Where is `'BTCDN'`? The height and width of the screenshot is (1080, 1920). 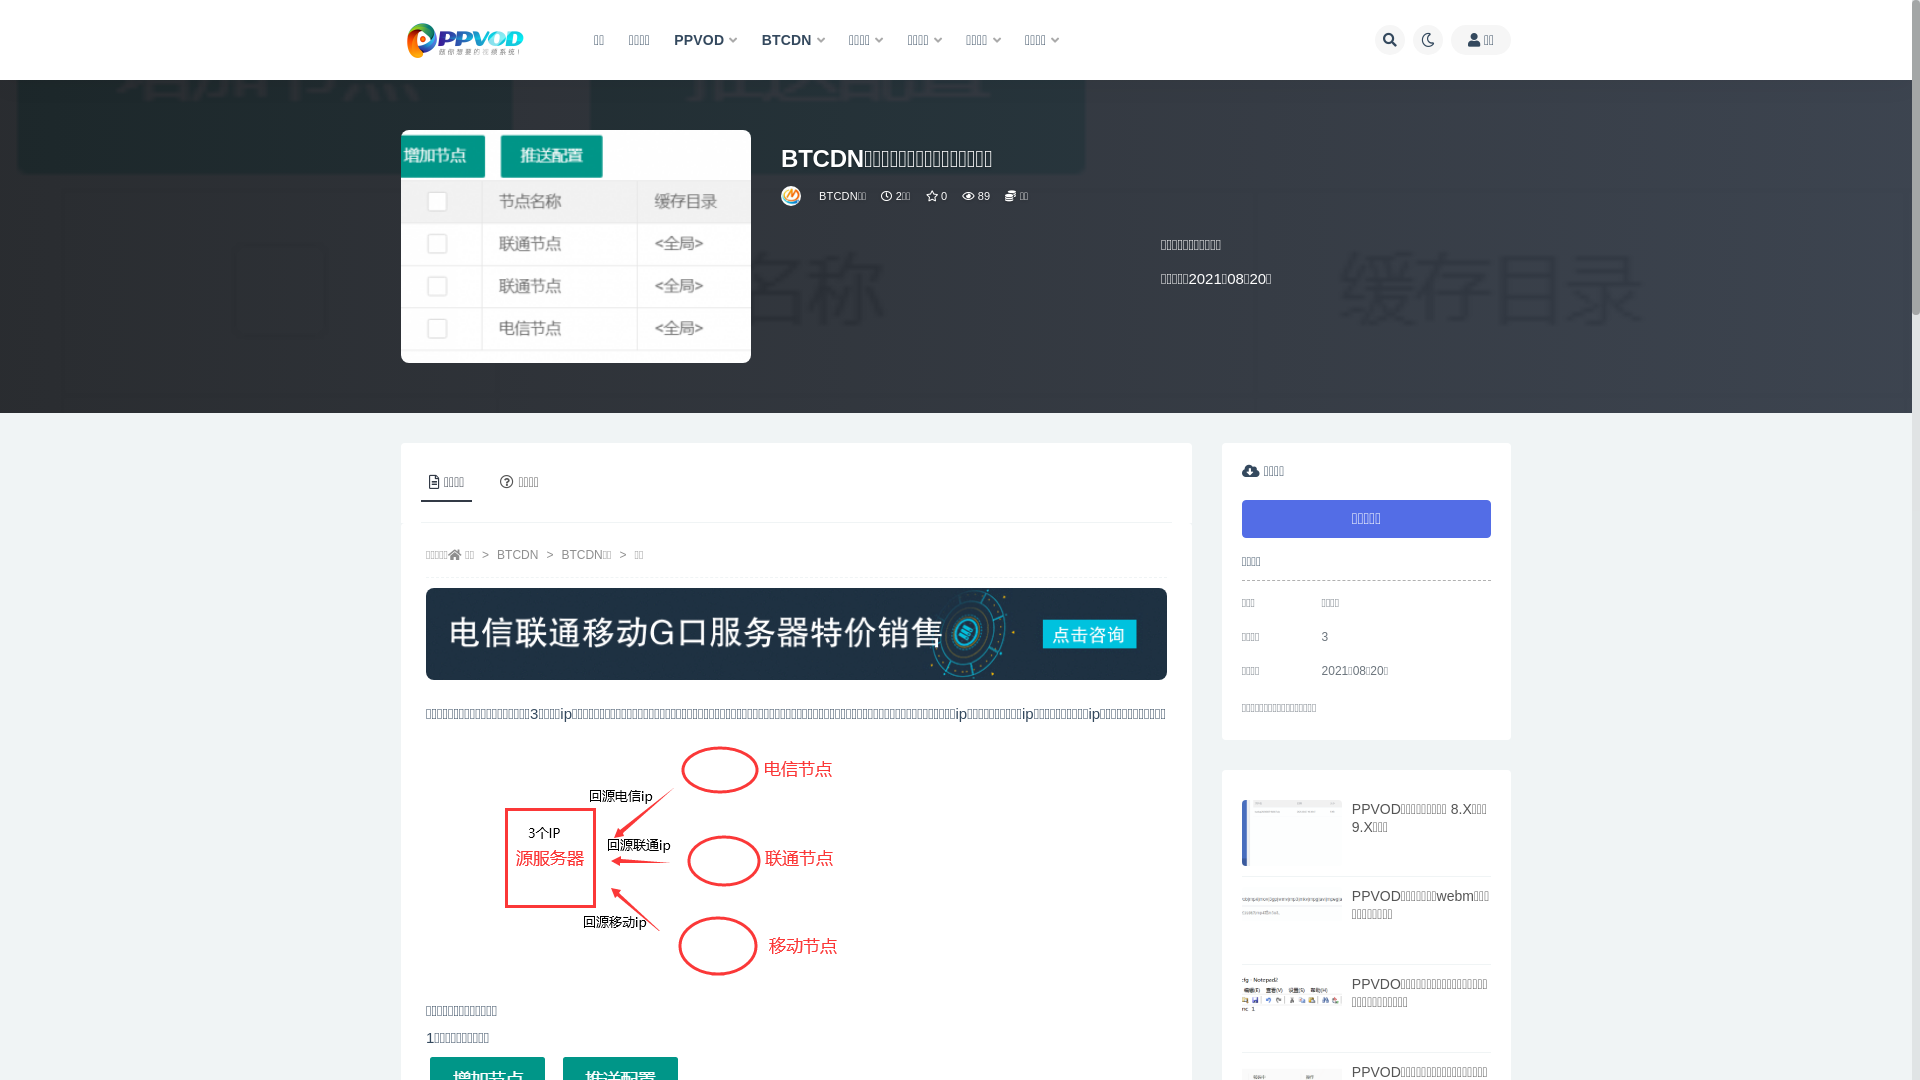 'BTCDN' is located at coordinates (517, 555).